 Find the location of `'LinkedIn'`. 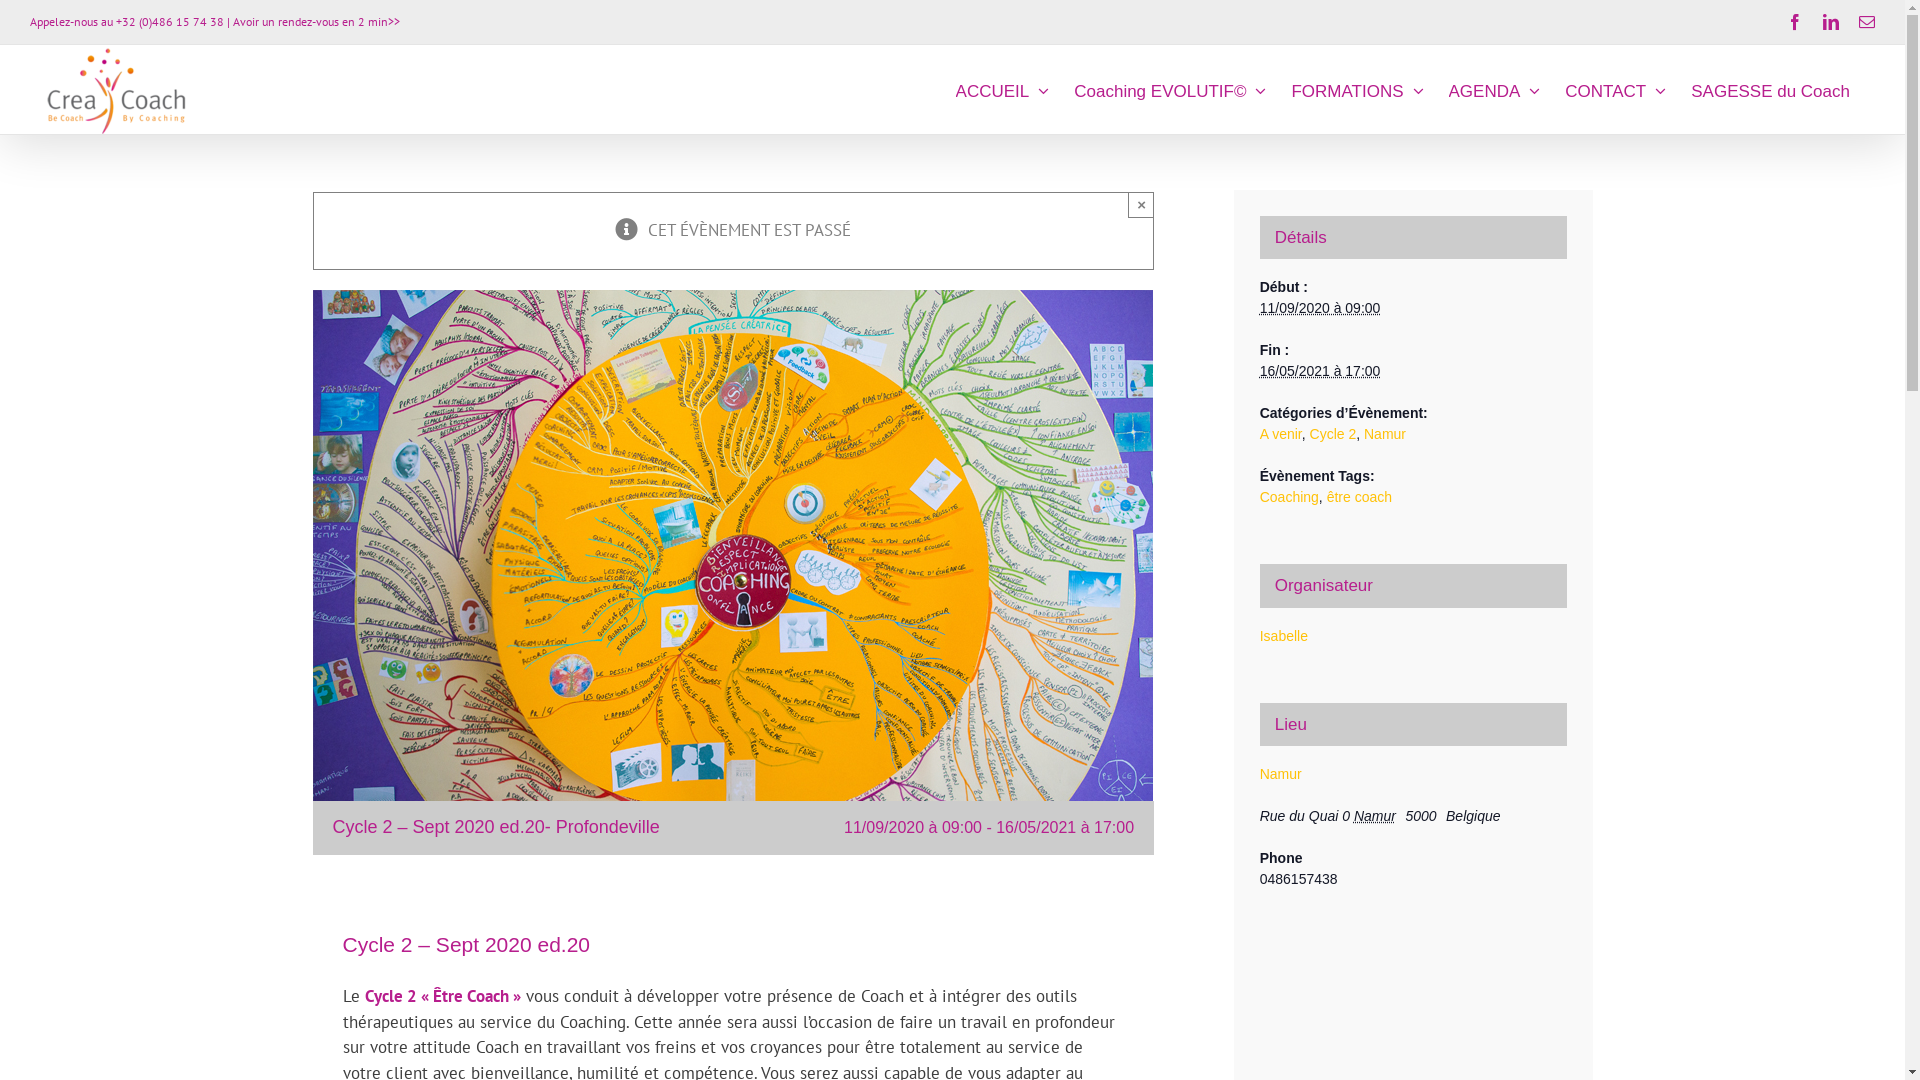

'LinkedIn' is located at coordinates (1830, 22).